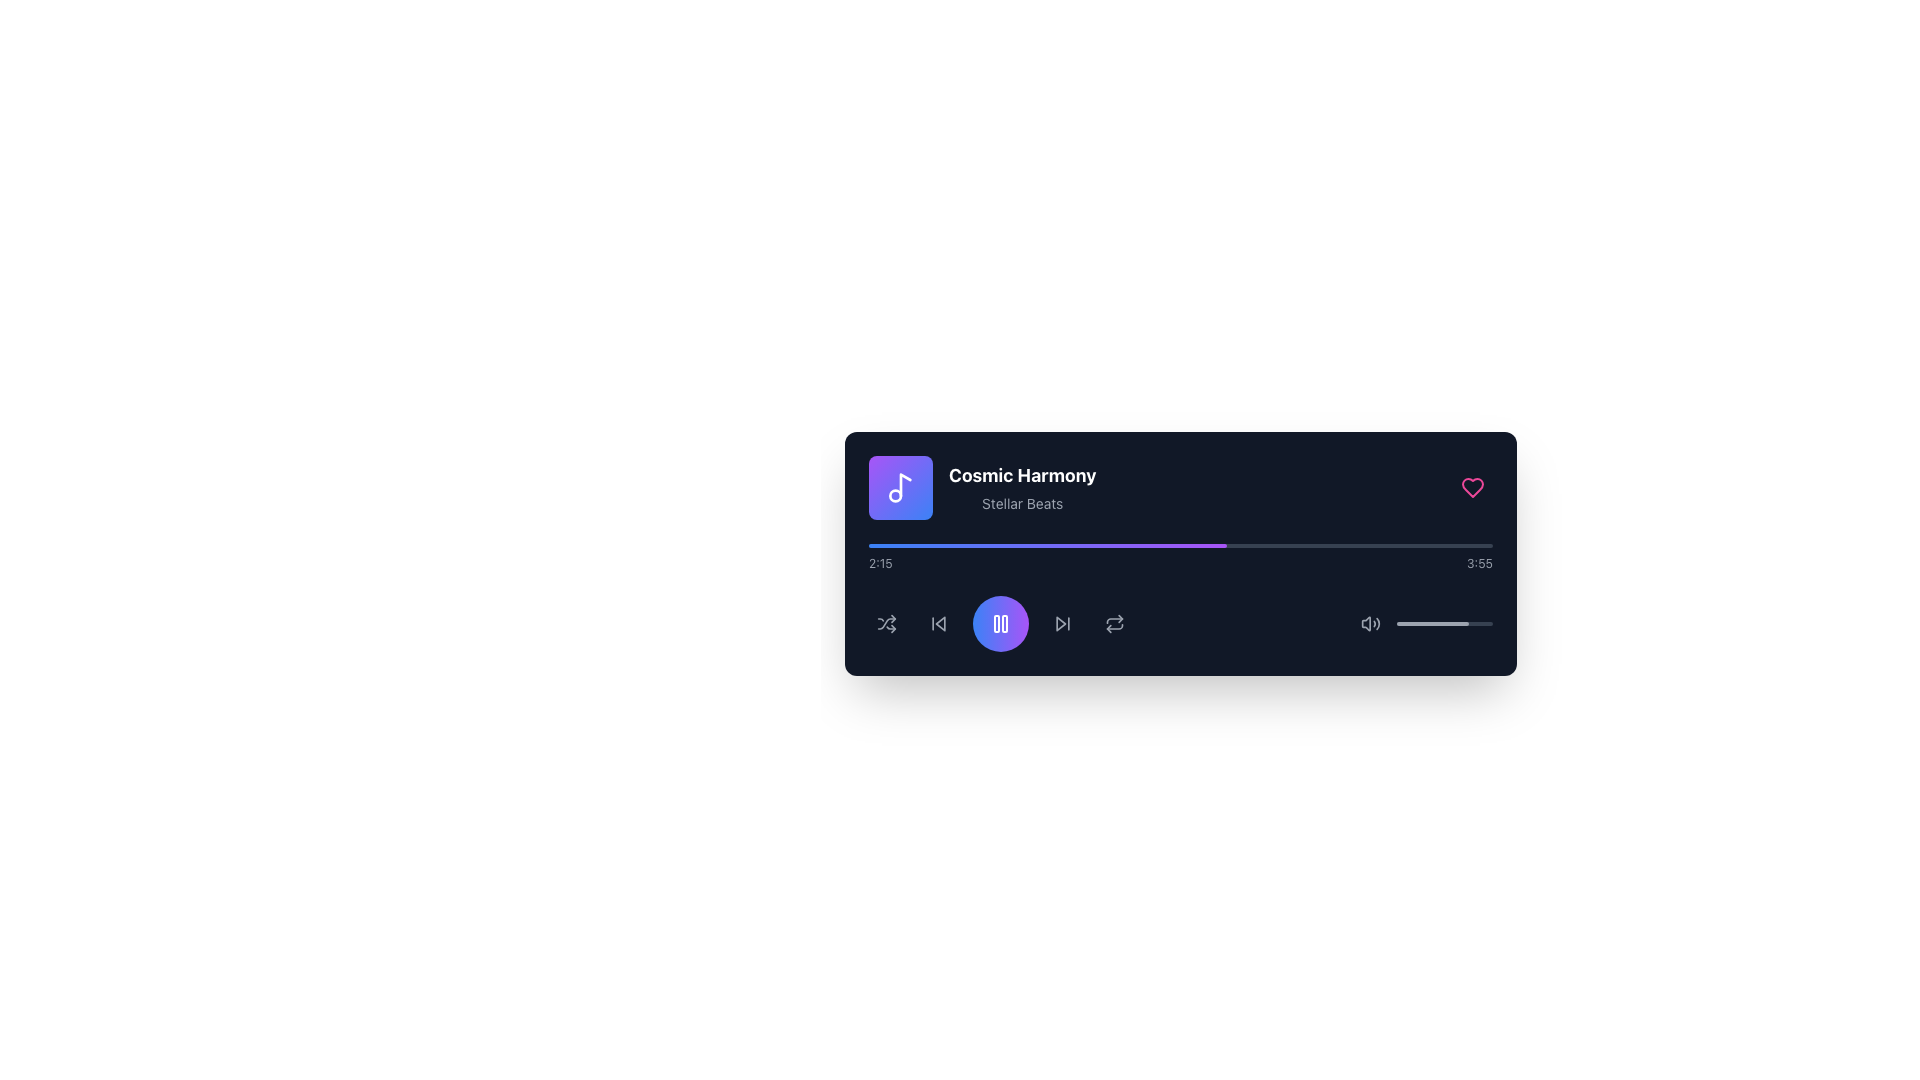 Image resolution: width=1920 pixels, height=1080 pixels. I want to click on the heart-shaped icon located on the right part of the playback control panel to like or favorite the currently playing track, so click(1473, 488).